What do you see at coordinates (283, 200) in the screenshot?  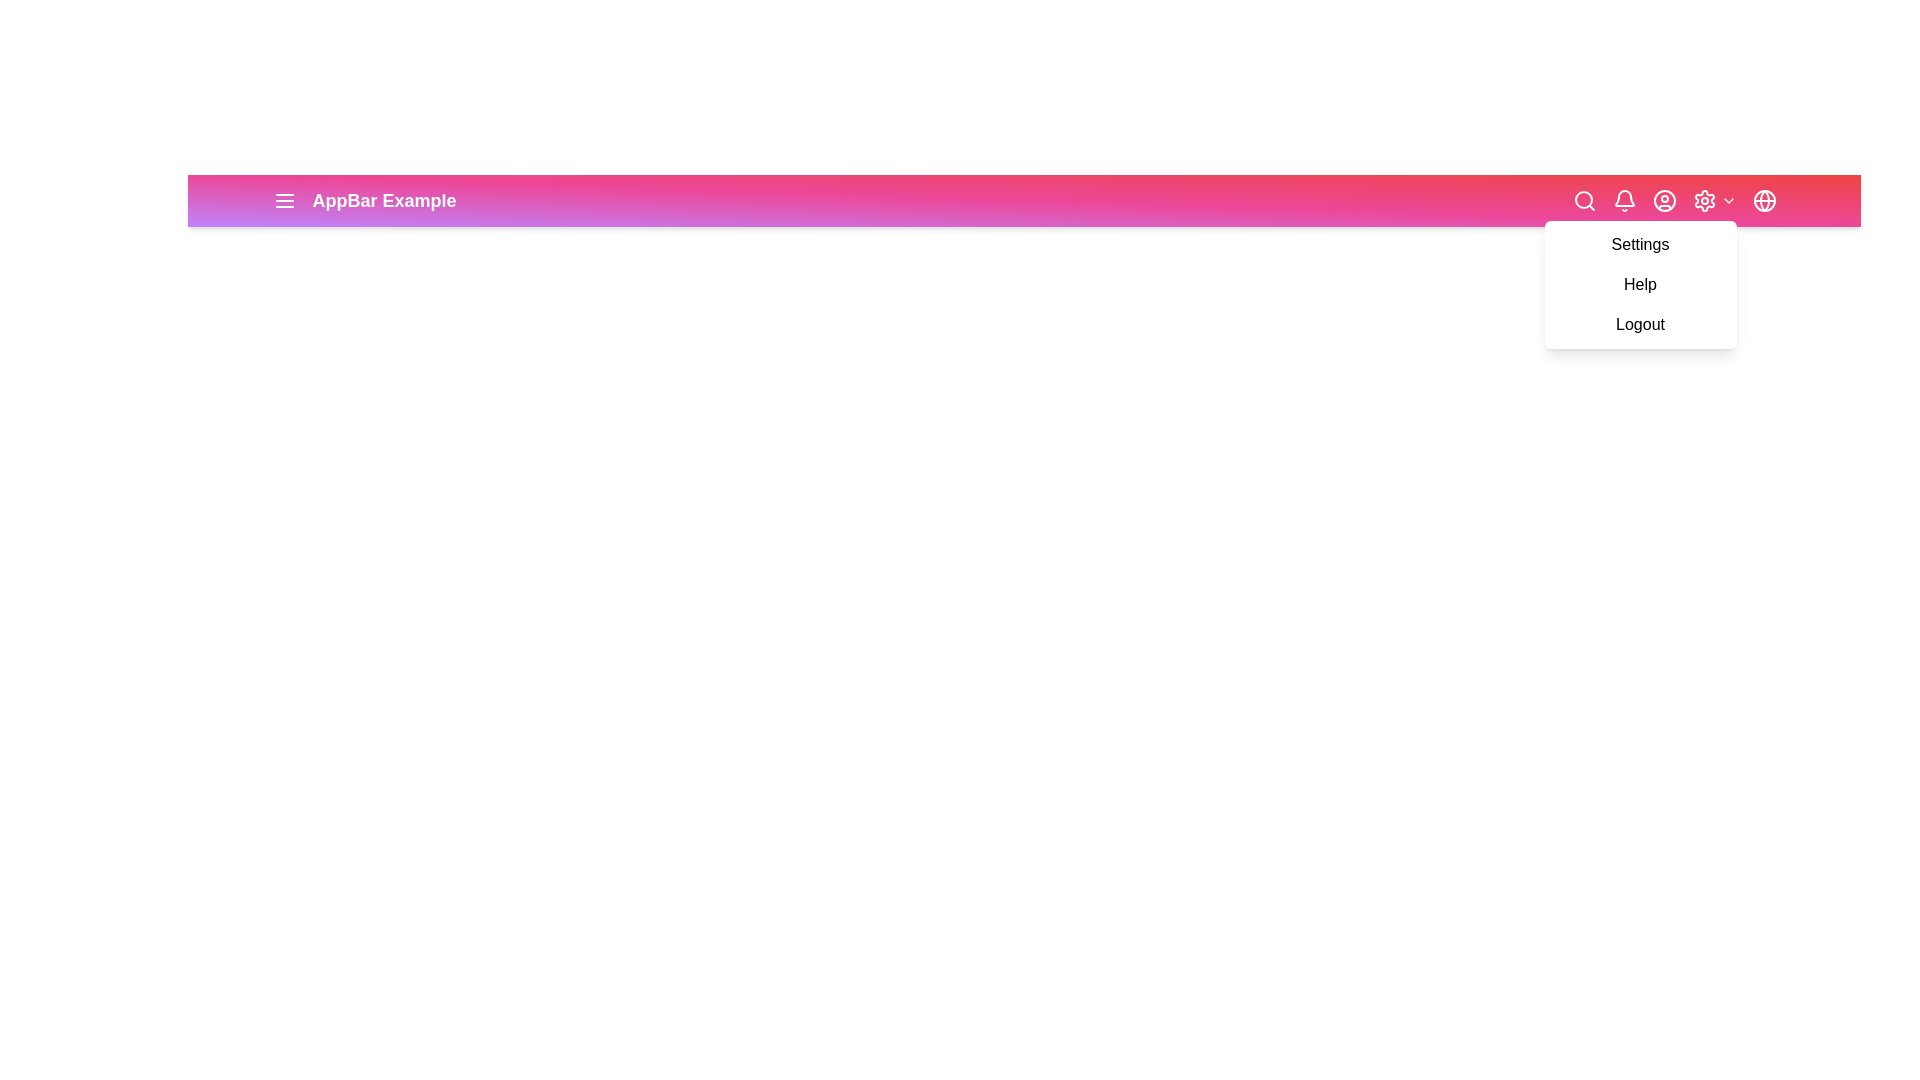 I see `menu button to open the menu` at bounding box center [283, 200].